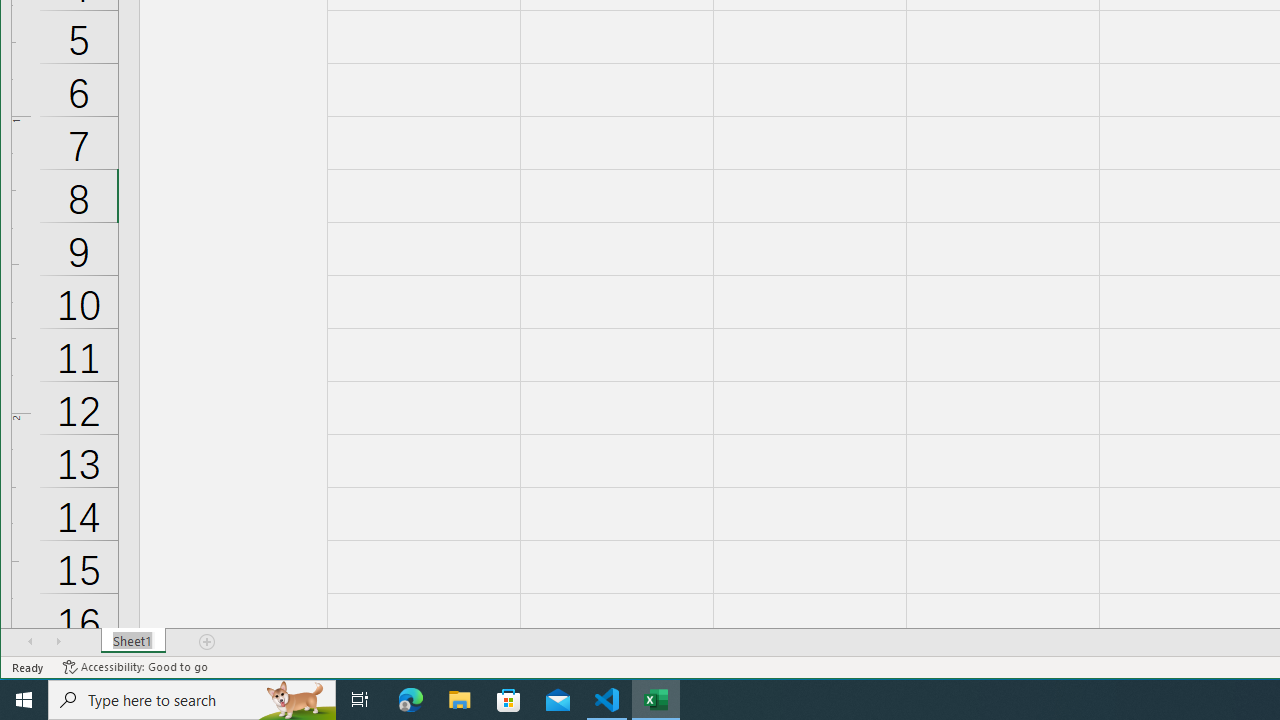 This screenshot has width=1280, height=720. What do you see at coordinates (359, 698) in the screenshot?
I see `'Task View'` at bounding box center [359, 698].